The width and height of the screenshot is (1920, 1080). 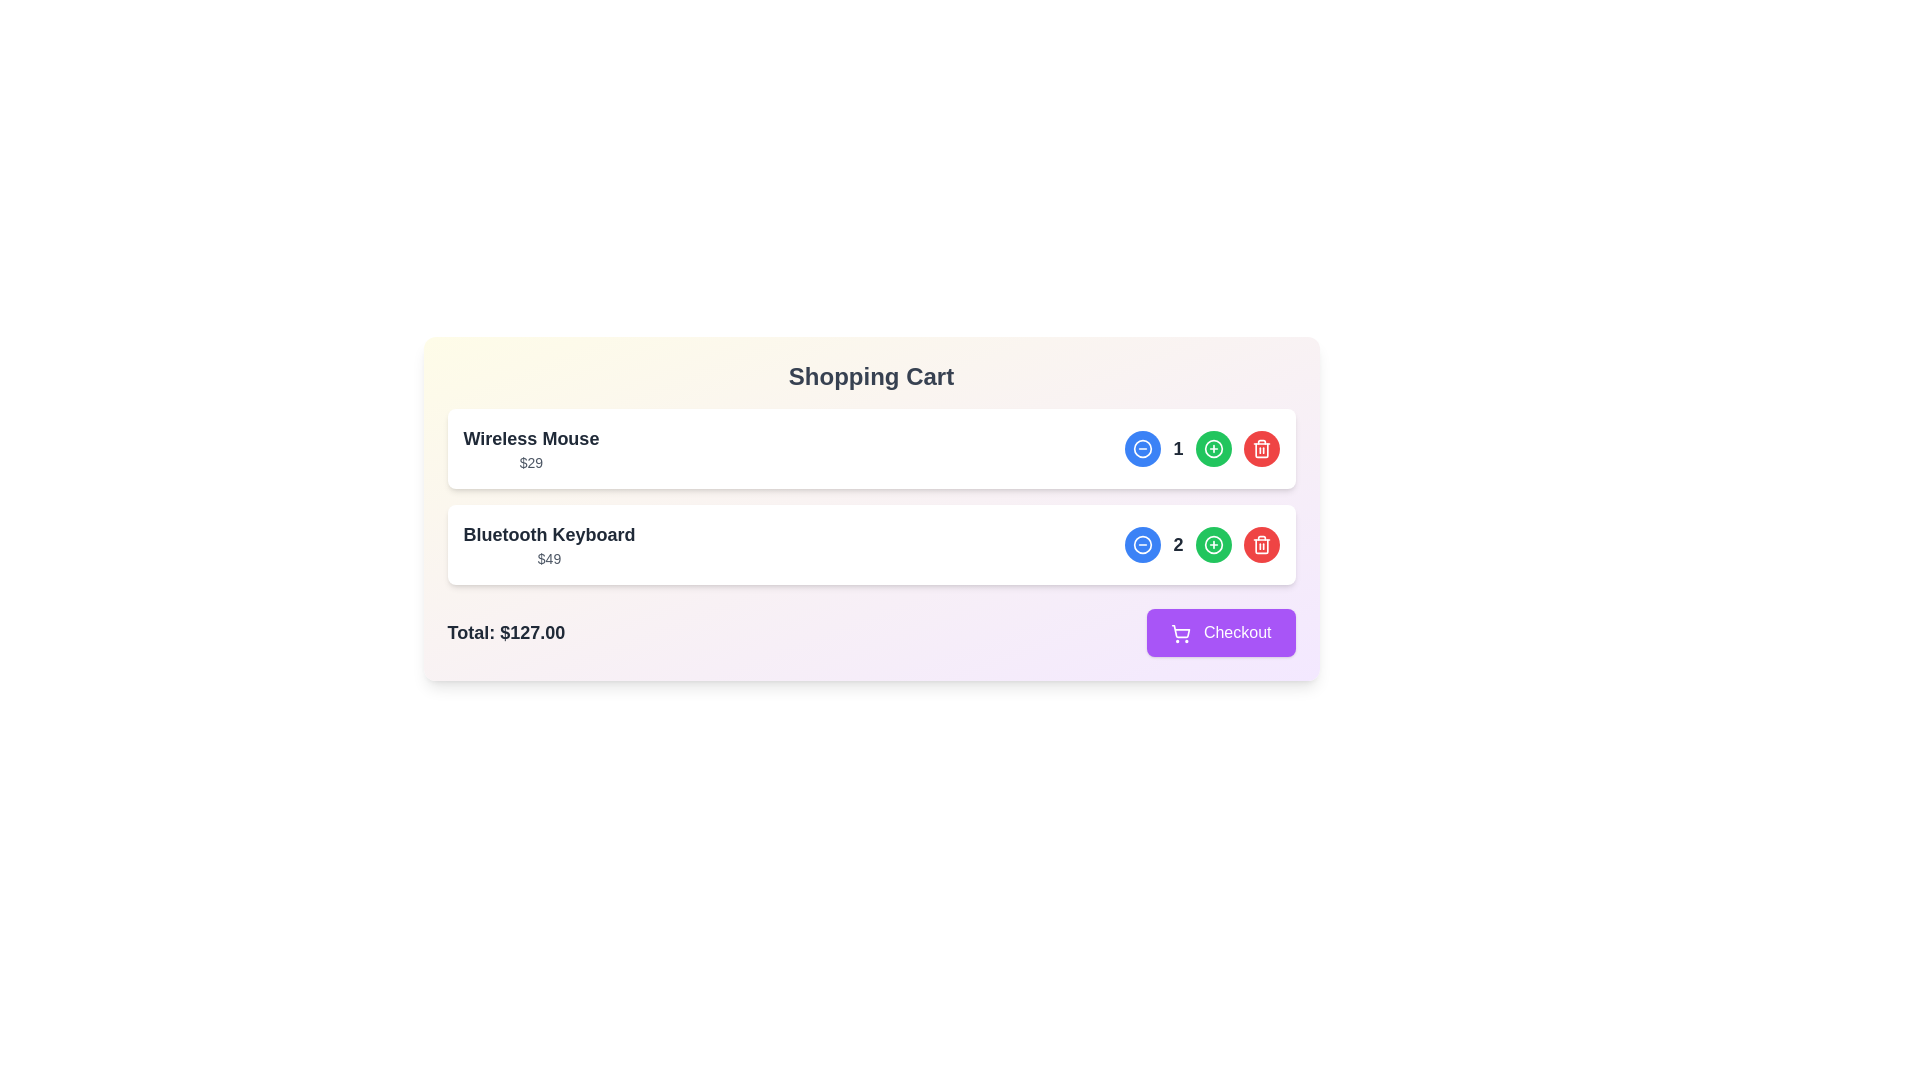 What do you see at coordinates (1260, 447) in the screenshot?
I see `the delete icon button for the 'Bluetooth Keyboard' item in the shopping cart interface to trigger hover effects` at bounding box center [1260, 447].